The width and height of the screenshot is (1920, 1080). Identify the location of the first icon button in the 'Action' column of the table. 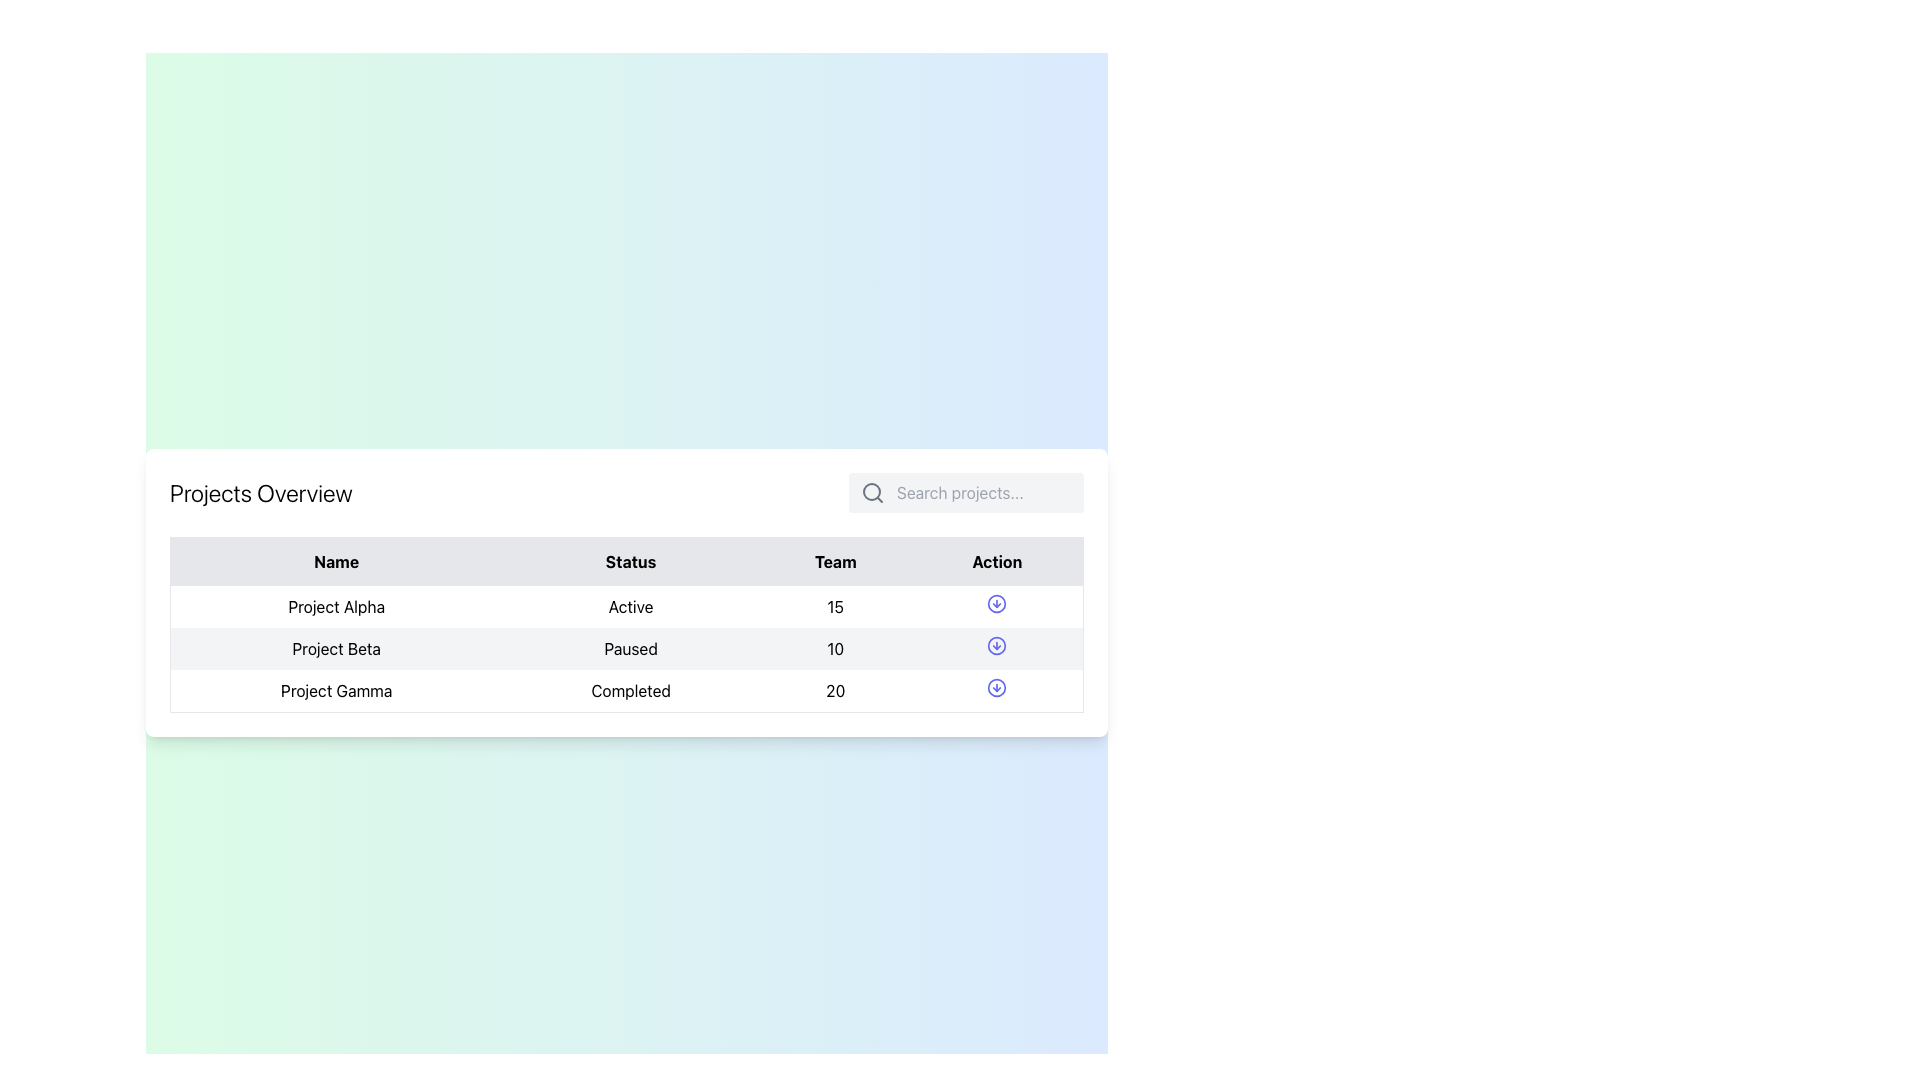
(997, 603).